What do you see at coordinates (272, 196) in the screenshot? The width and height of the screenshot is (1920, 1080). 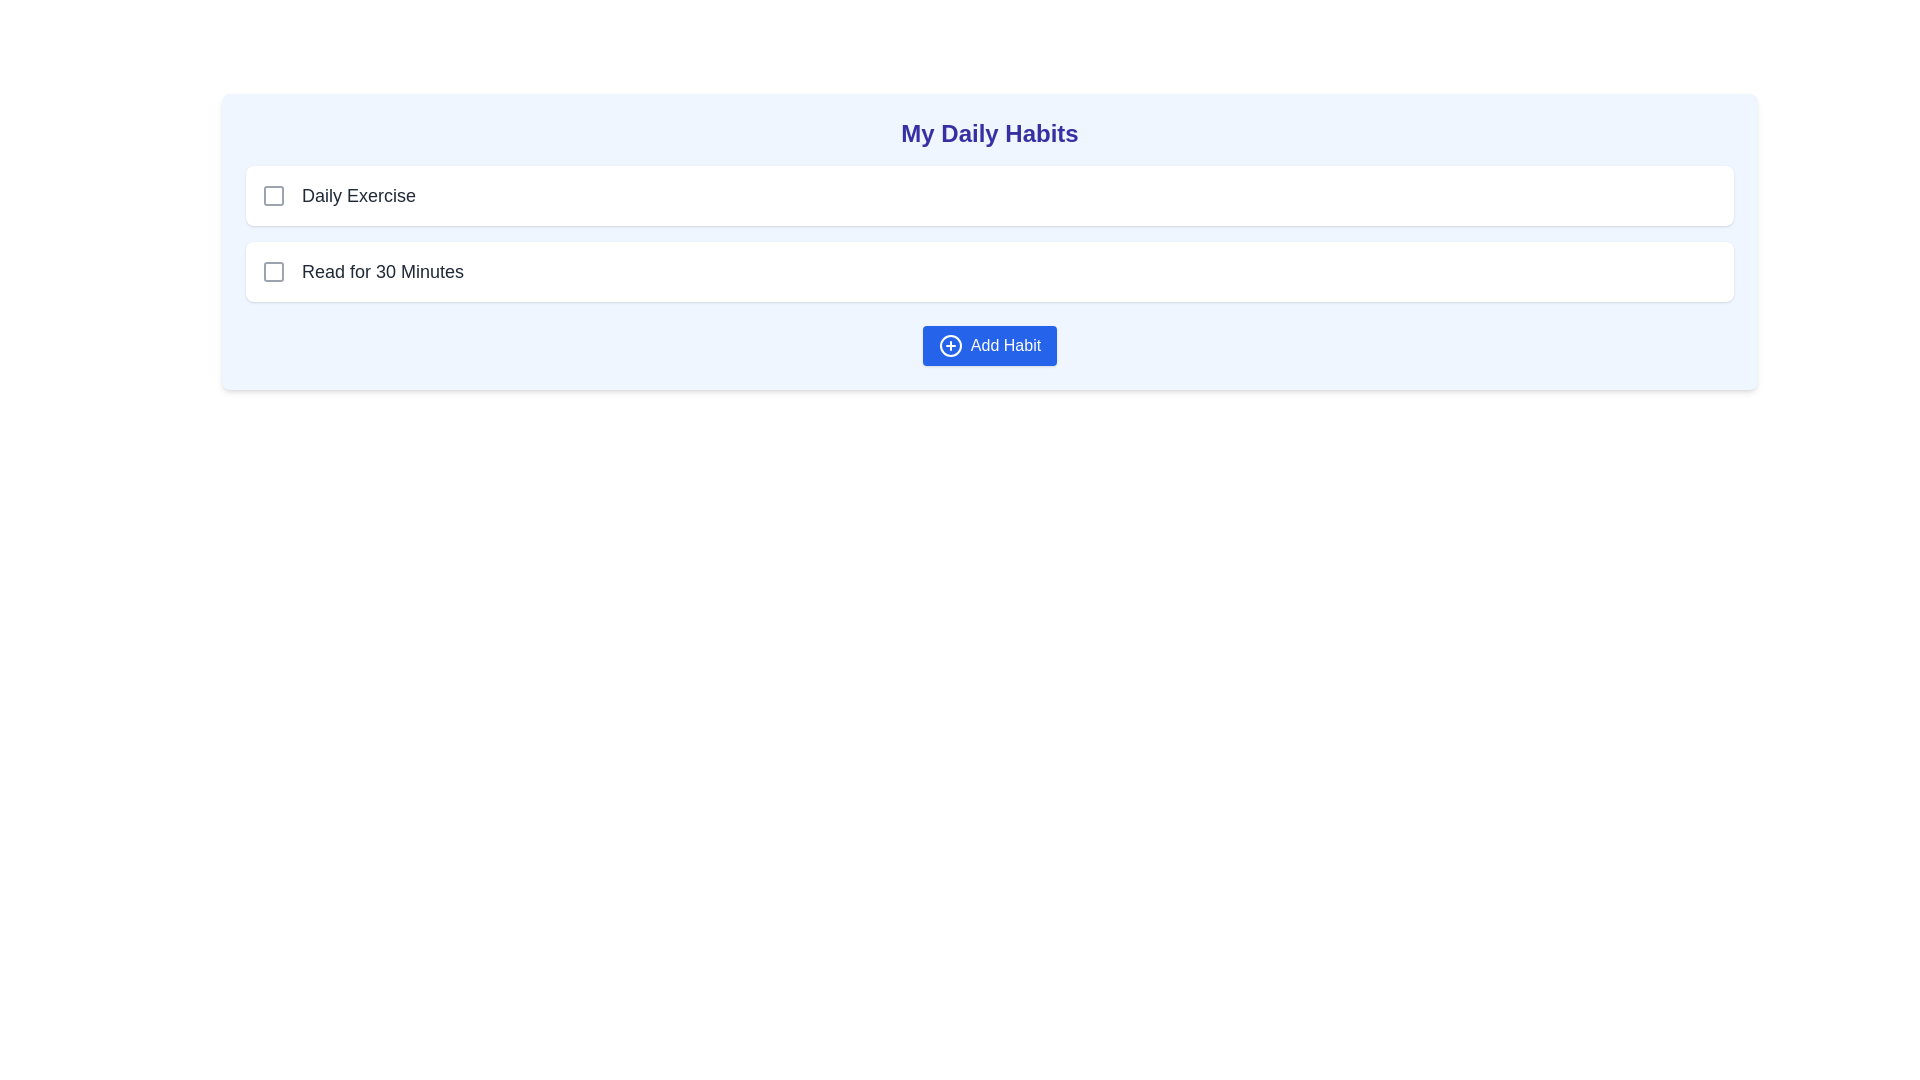 I see `the checkbox element for 'Daily Exercise'` at bounding box center [272, 196].